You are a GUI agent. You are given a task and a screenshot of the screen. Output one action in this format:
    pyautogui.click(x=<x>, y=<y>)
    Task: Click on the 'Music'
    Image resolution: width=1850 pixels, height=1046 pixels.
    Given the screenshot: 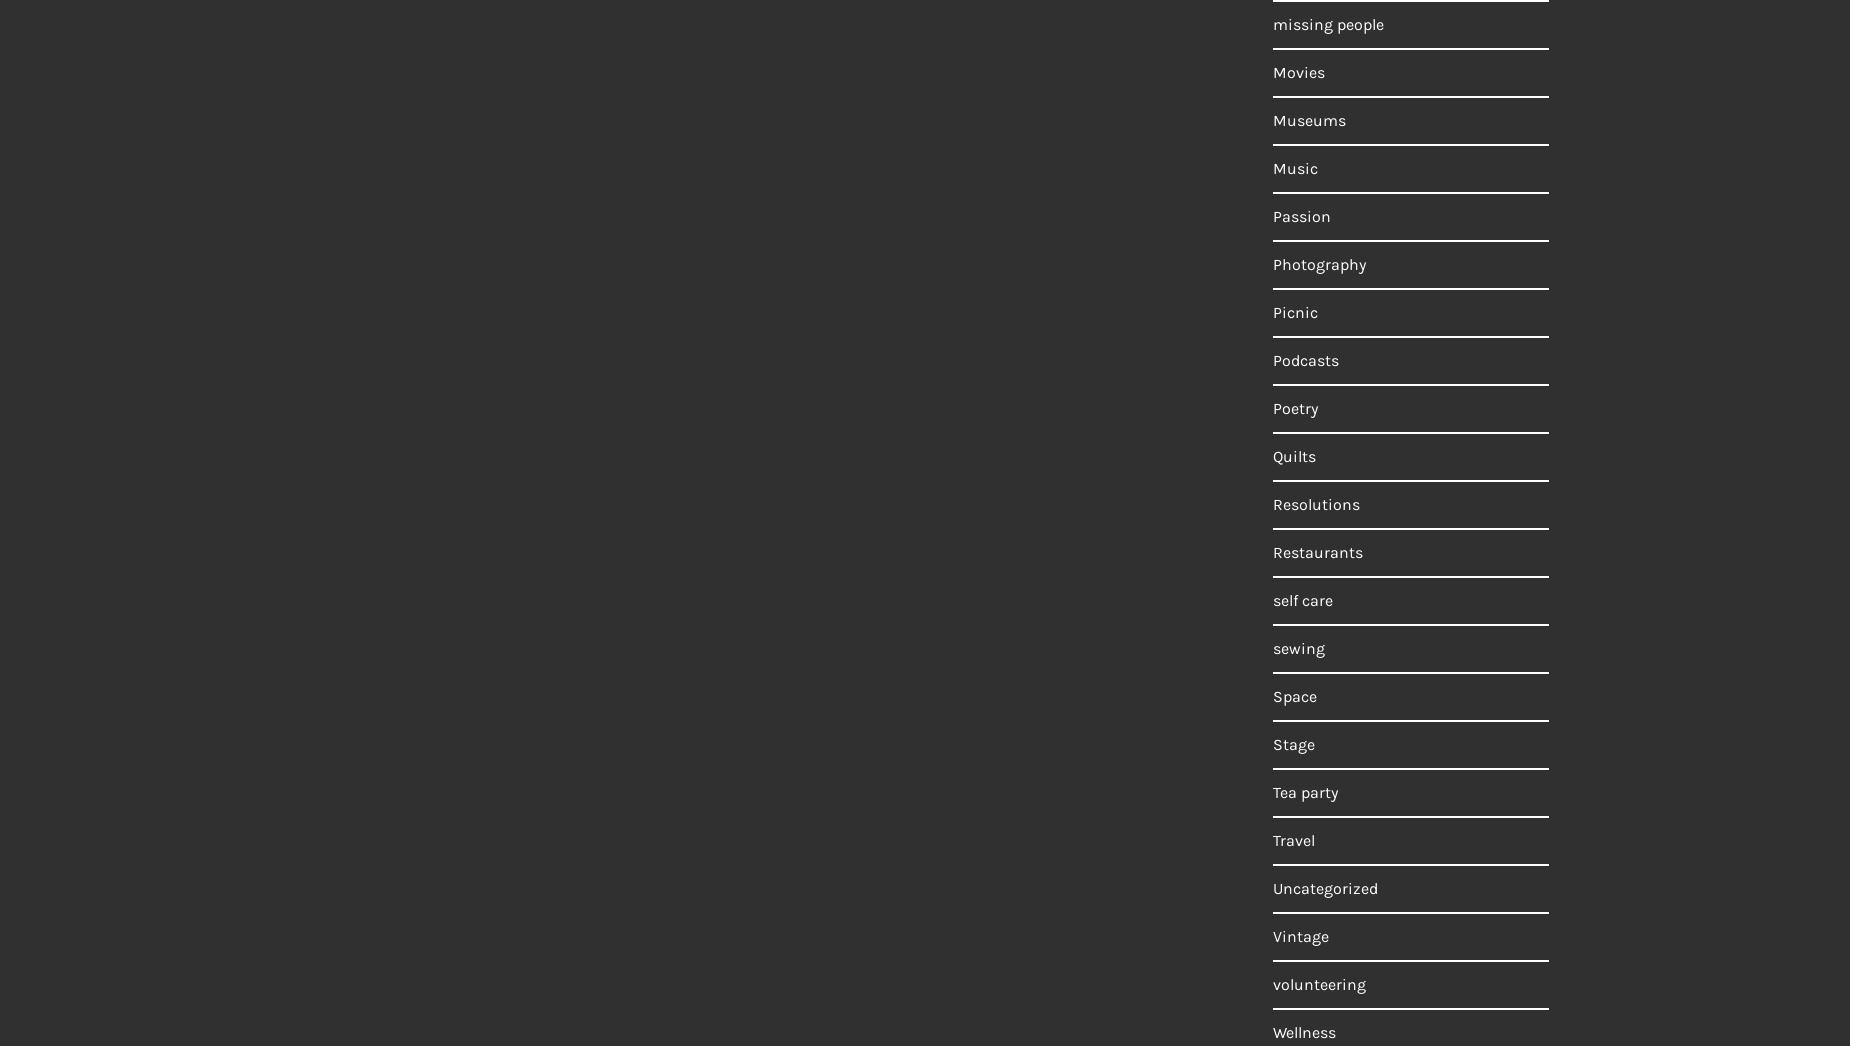 What is the action you would take?
    pyautogui.click(x=1294, y=168)
    